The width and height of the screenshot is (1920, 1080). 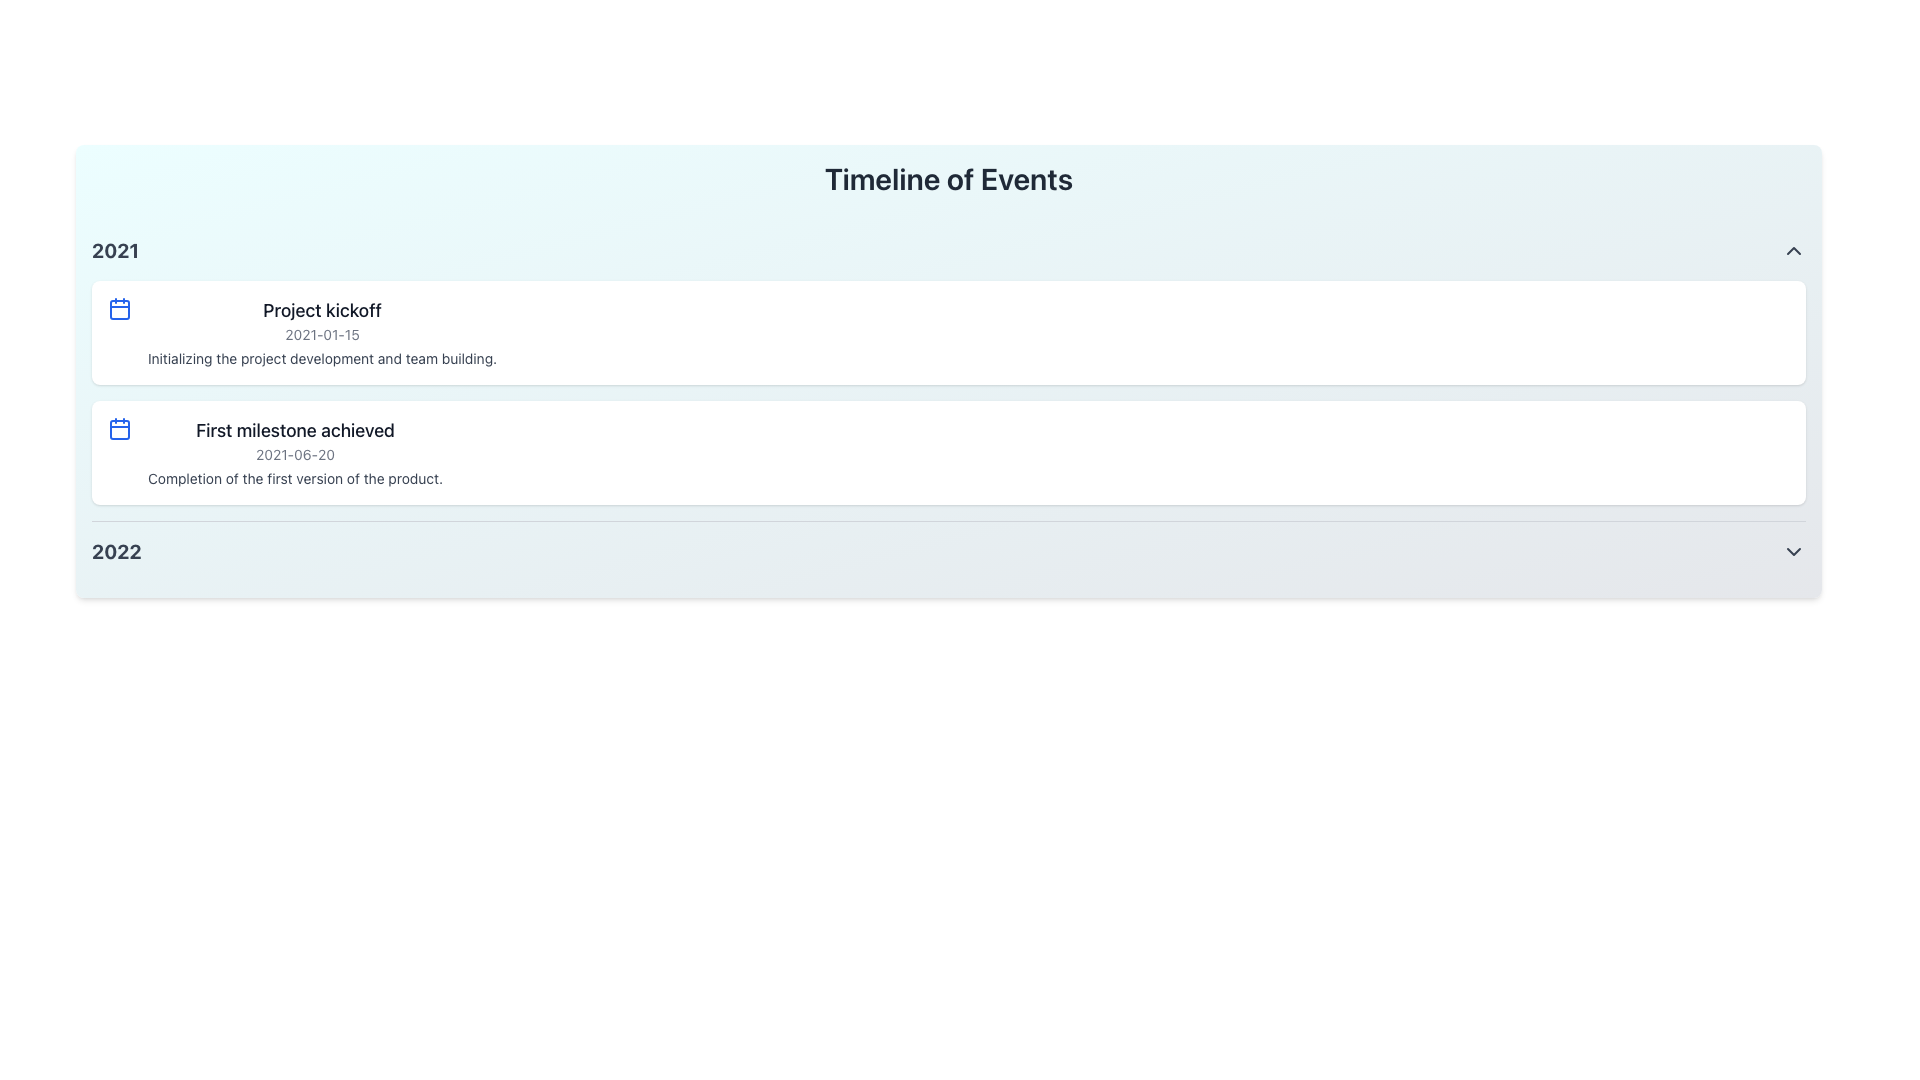 I want to click on the upward-pointing dark gray arrow icon located in the header labeled '2021', so click(x=1794, y=249).